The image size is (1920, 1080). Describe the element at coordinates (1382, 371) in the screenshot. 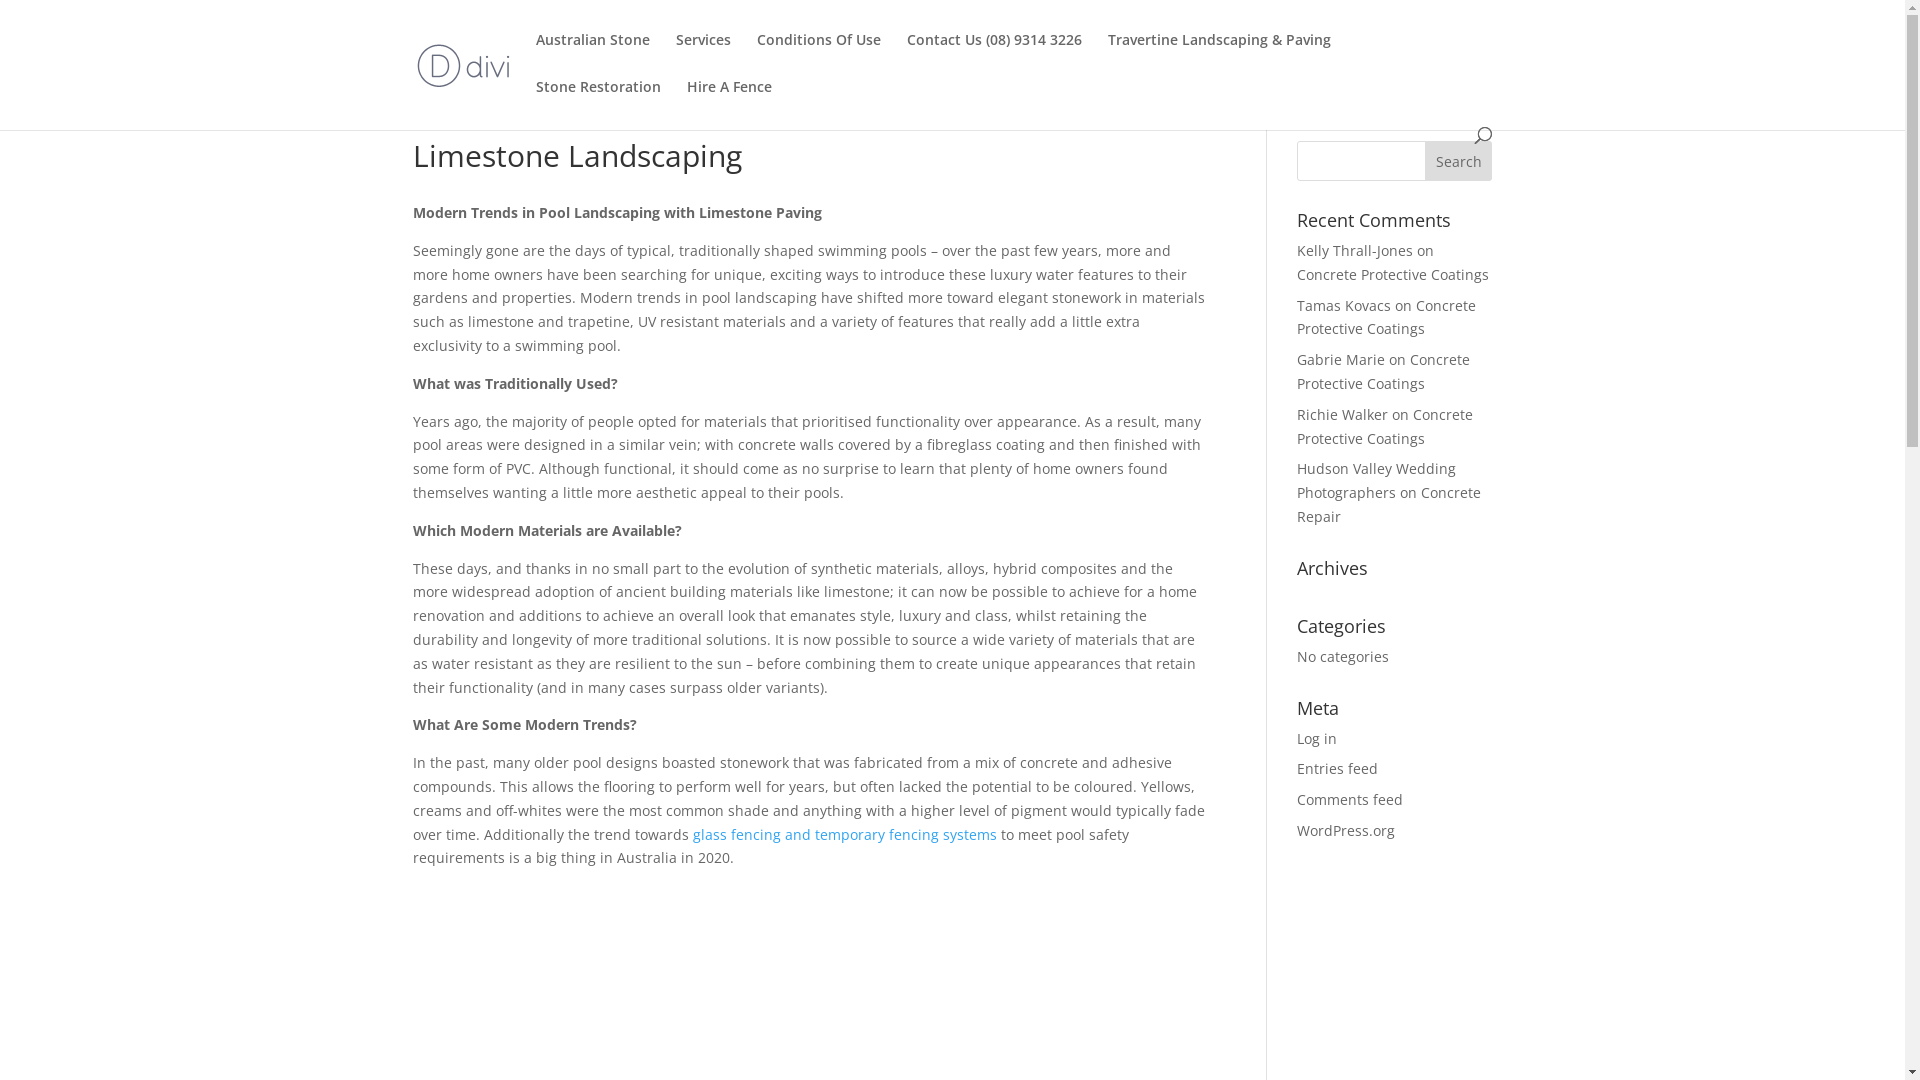

I see `'Concrete Protective Coatings'` at that location.